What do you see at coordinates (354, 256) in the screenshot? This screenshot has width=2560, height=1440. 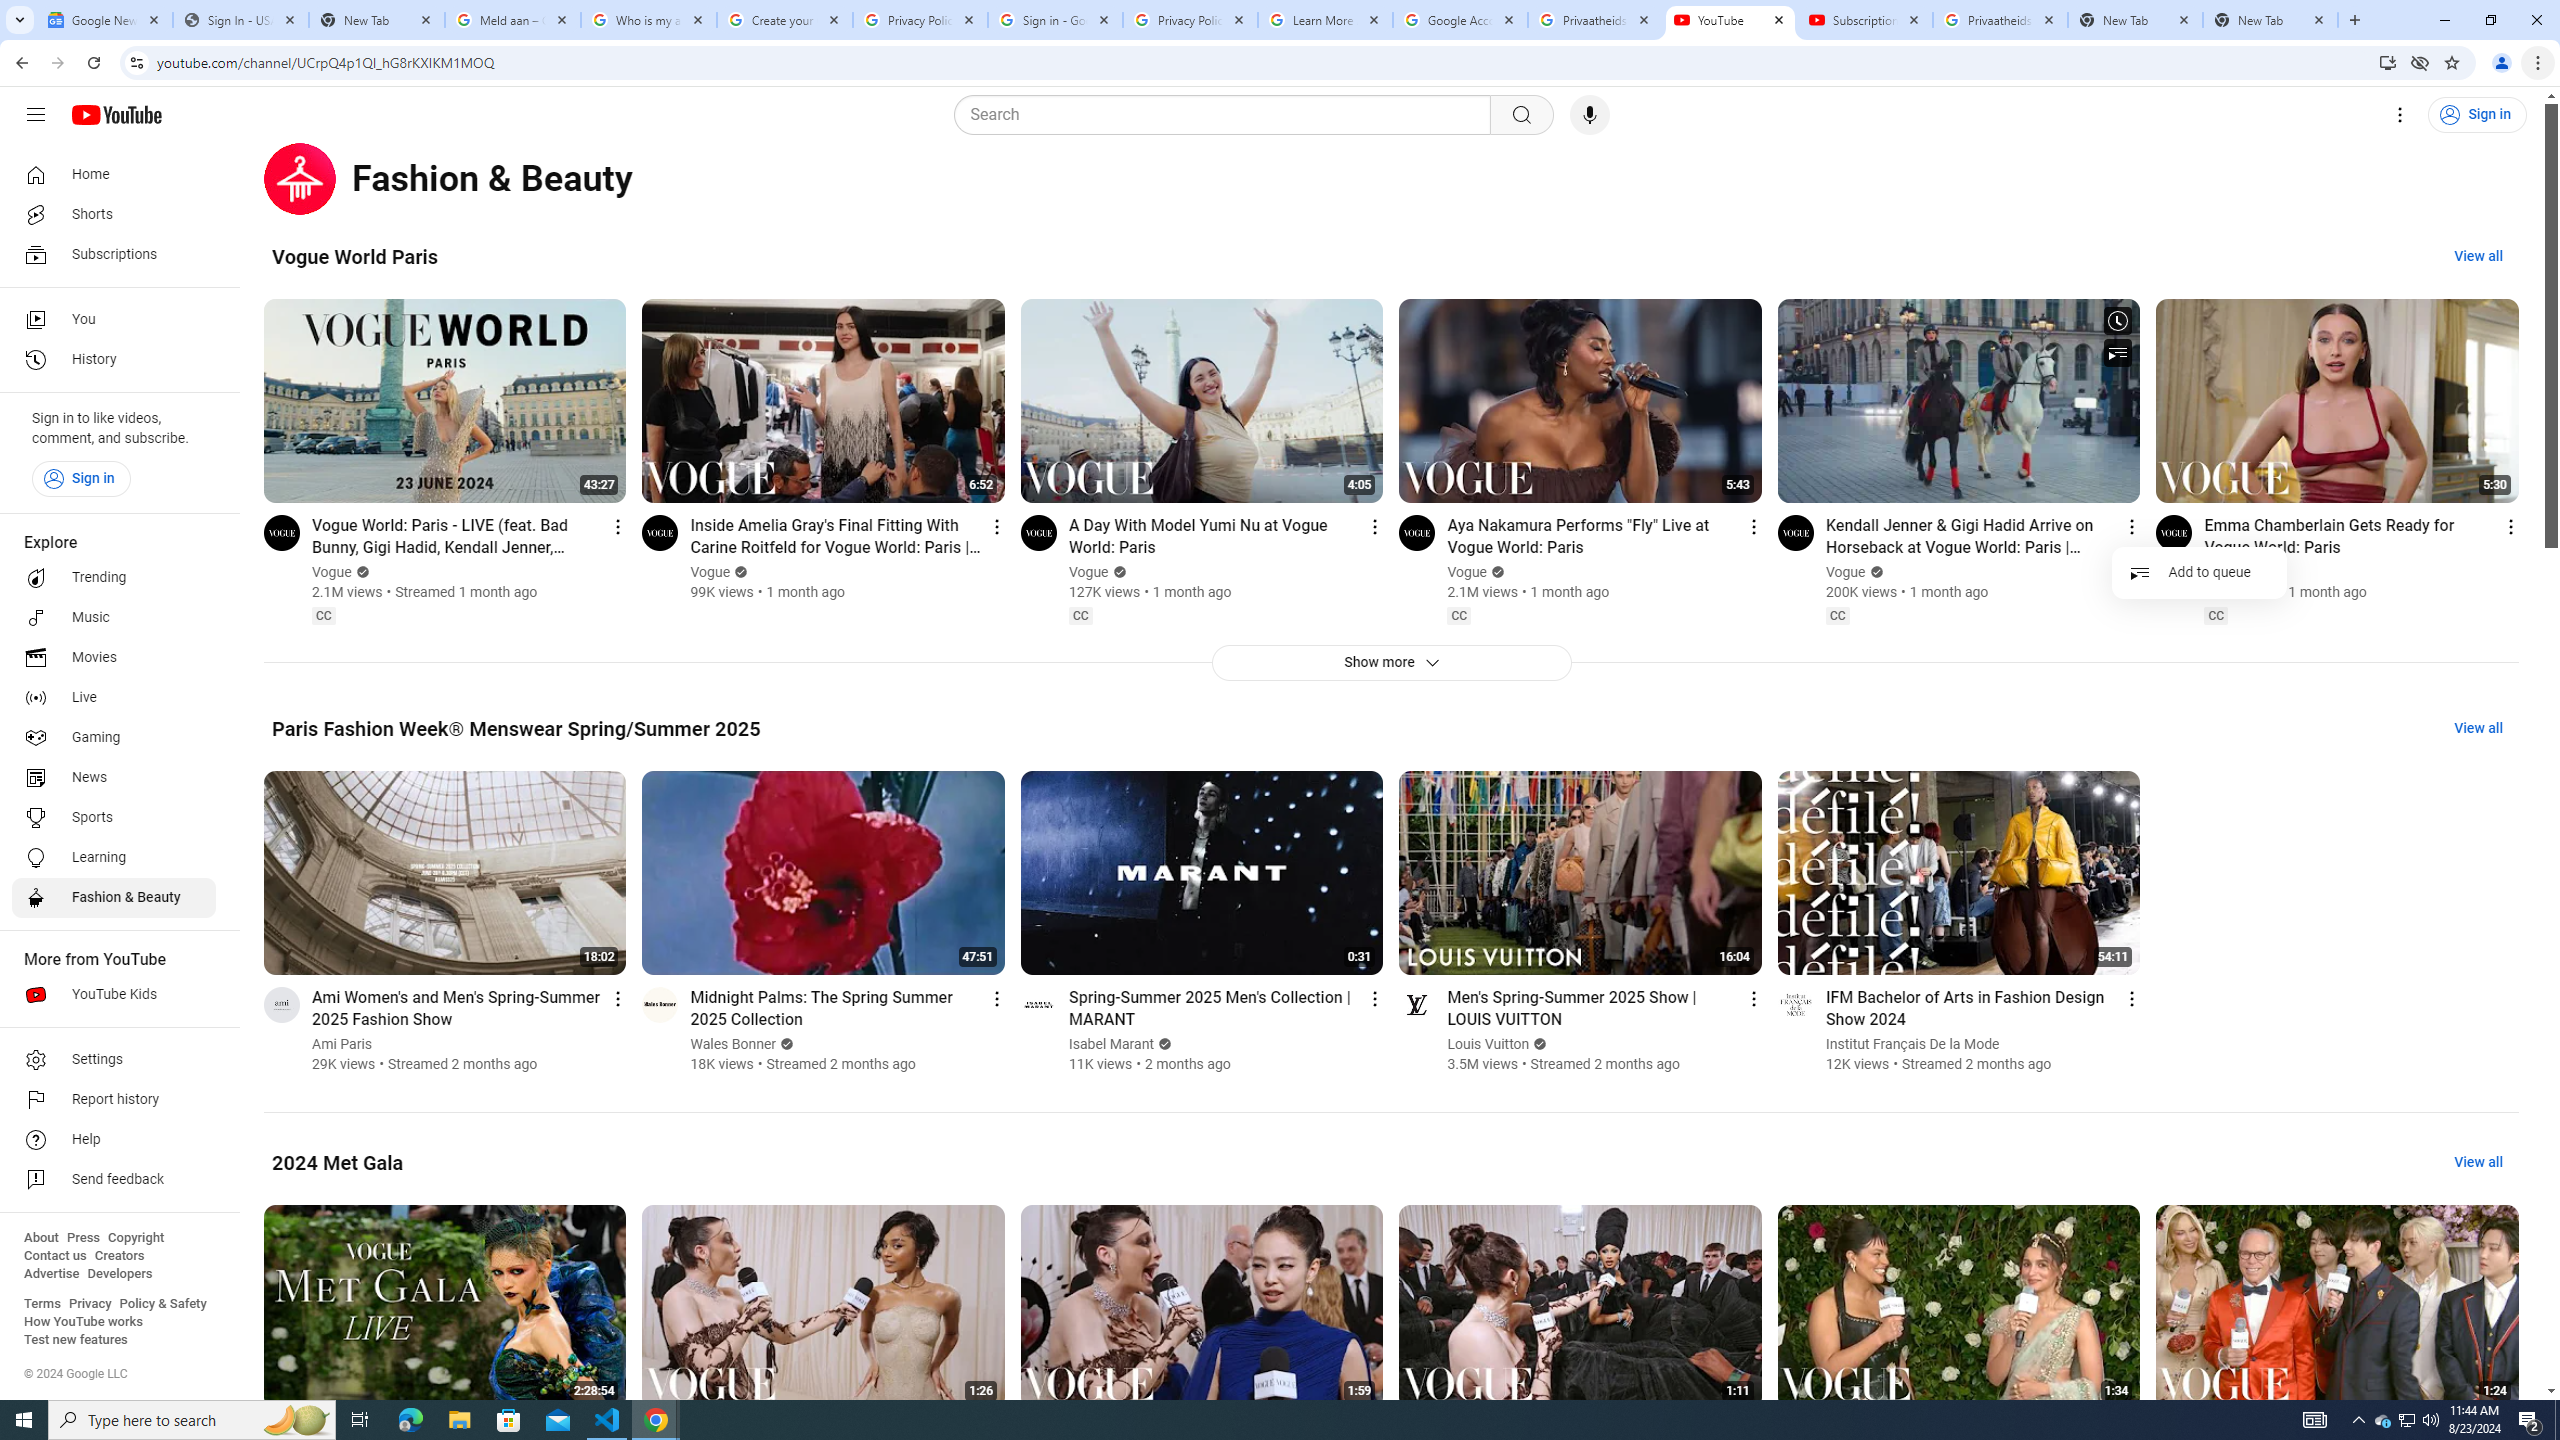 I see `'Vogue World Paris'` at bounding box center [354, 256].